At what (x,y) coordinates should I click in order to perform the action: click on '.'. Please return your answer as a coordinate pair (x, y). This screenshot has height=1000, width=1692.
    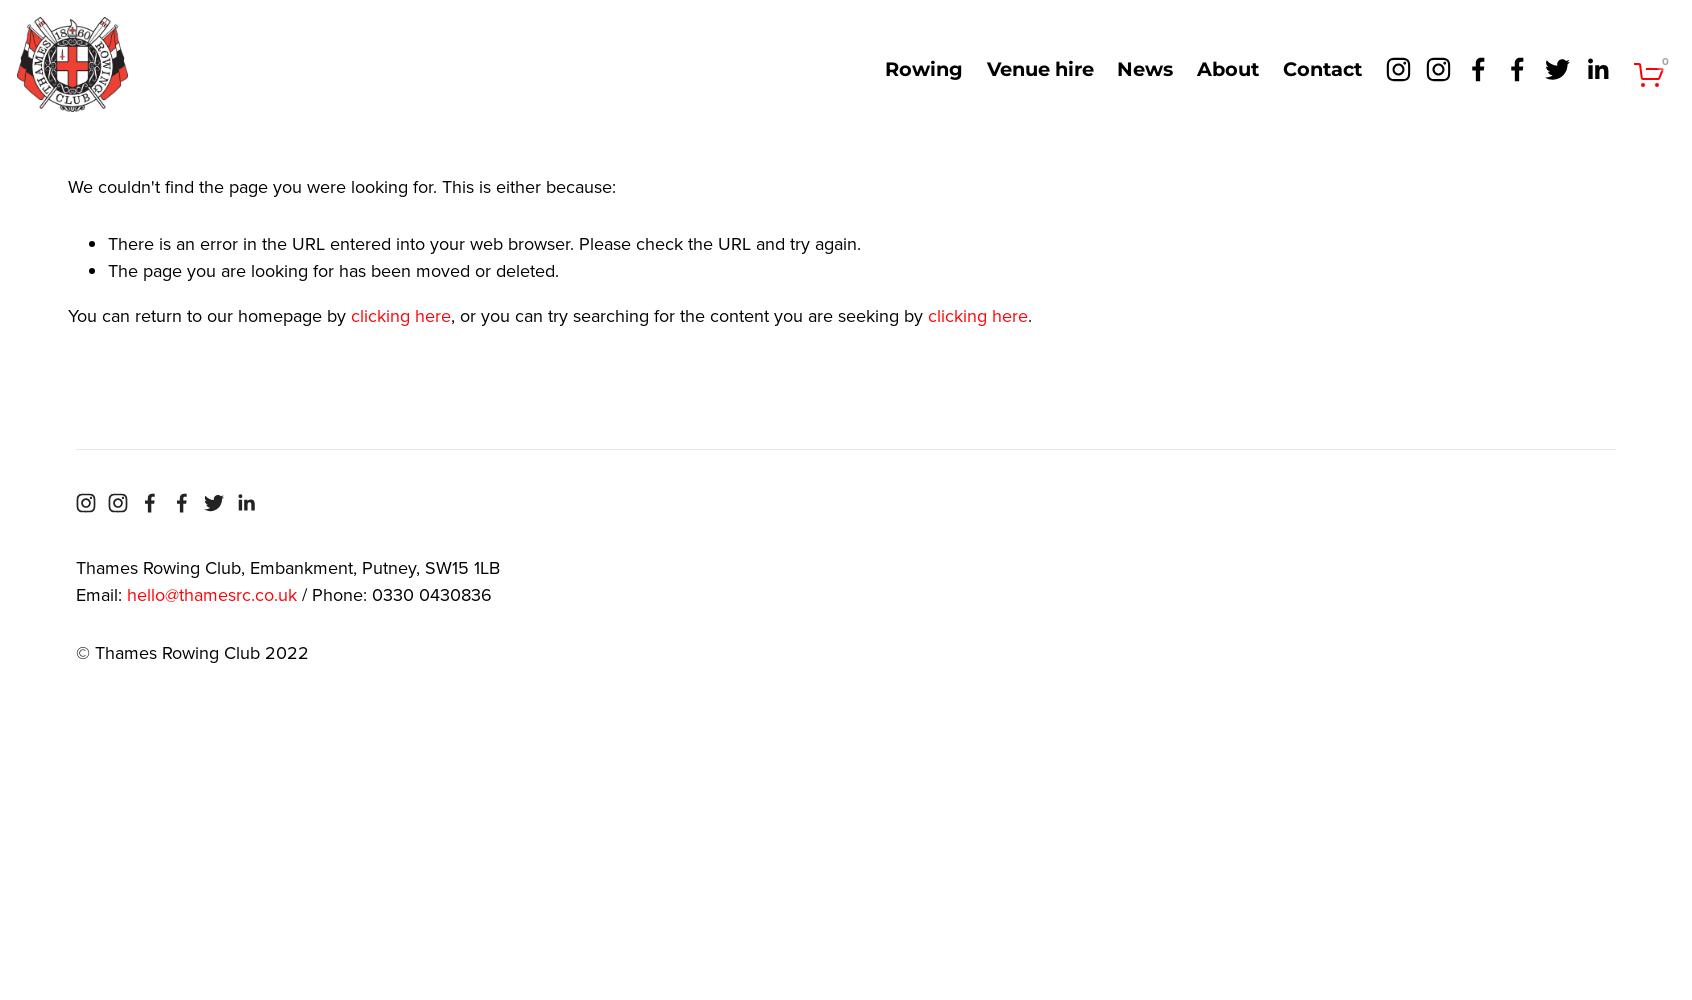
    Looking at the image, I should click on (1028, 315).